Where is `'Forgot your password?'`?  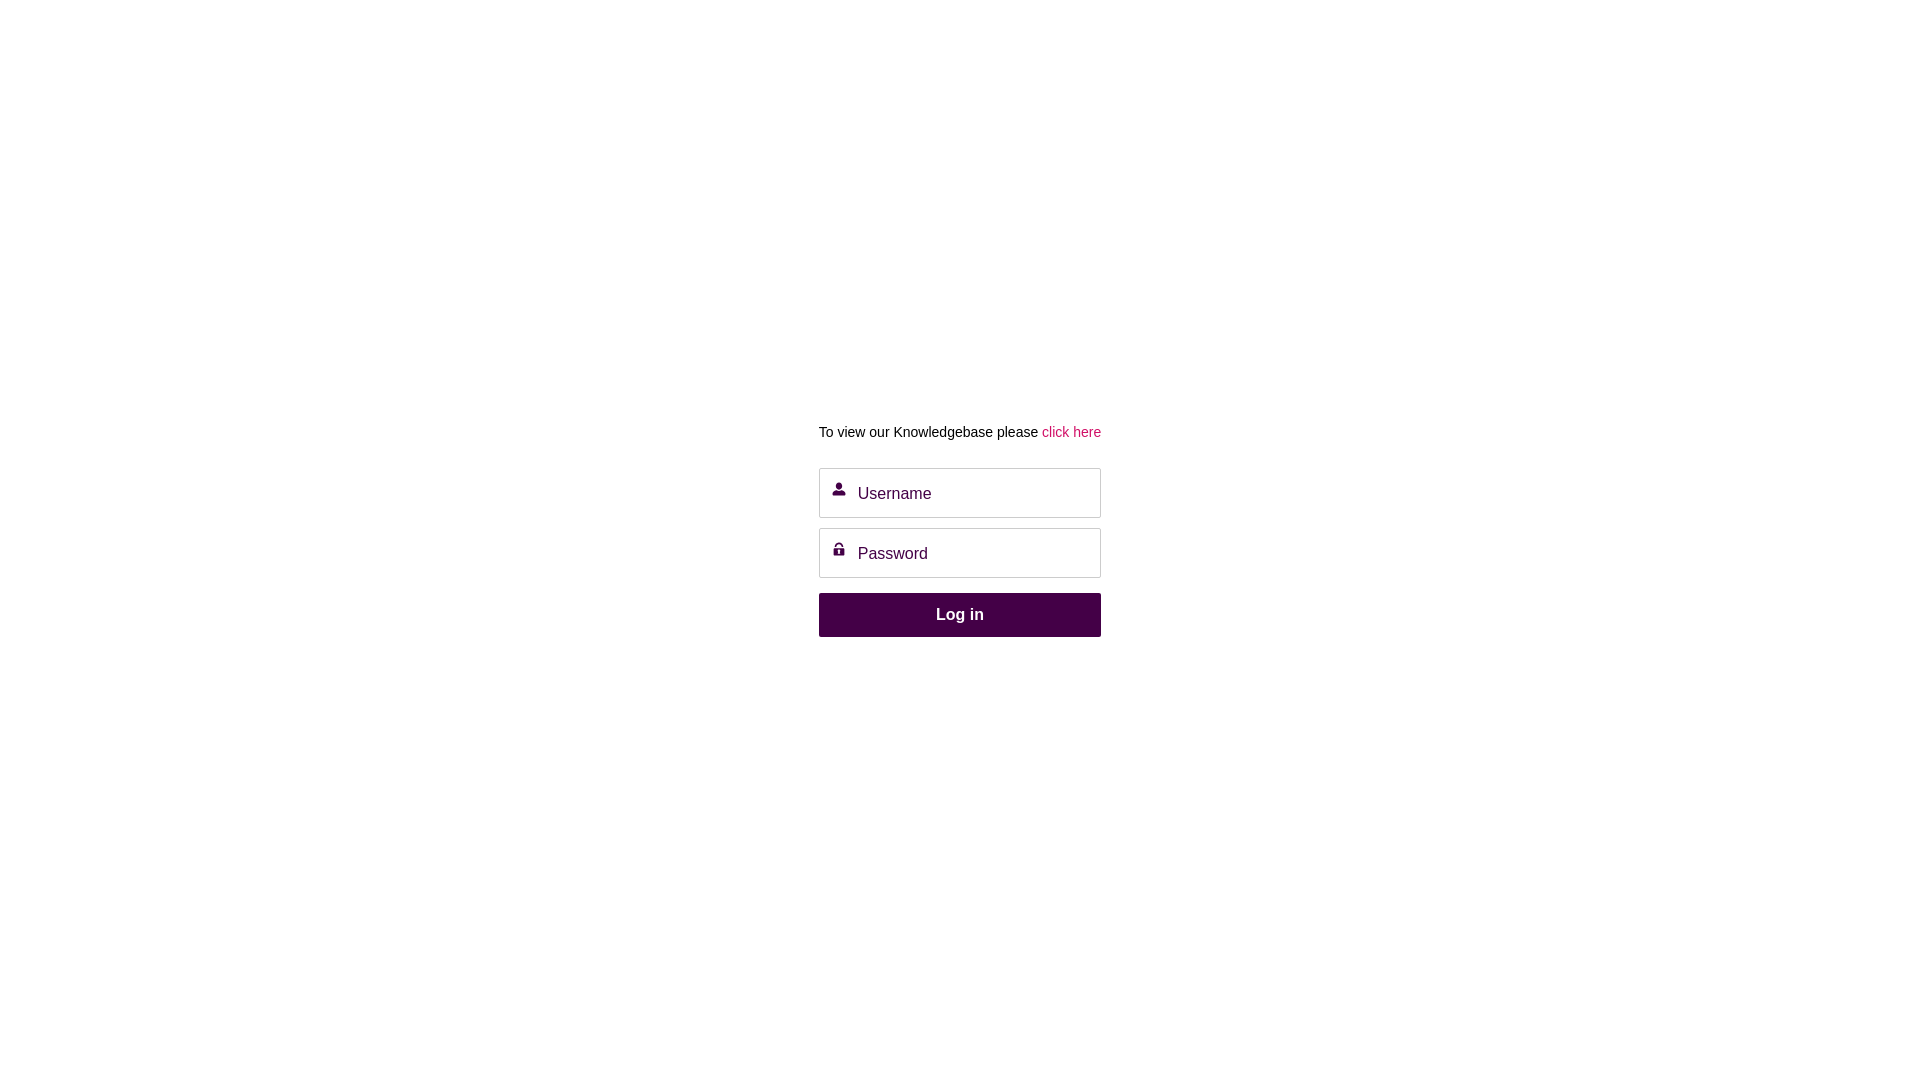 'Forgot your password?' is located at coordinates (889, 662).